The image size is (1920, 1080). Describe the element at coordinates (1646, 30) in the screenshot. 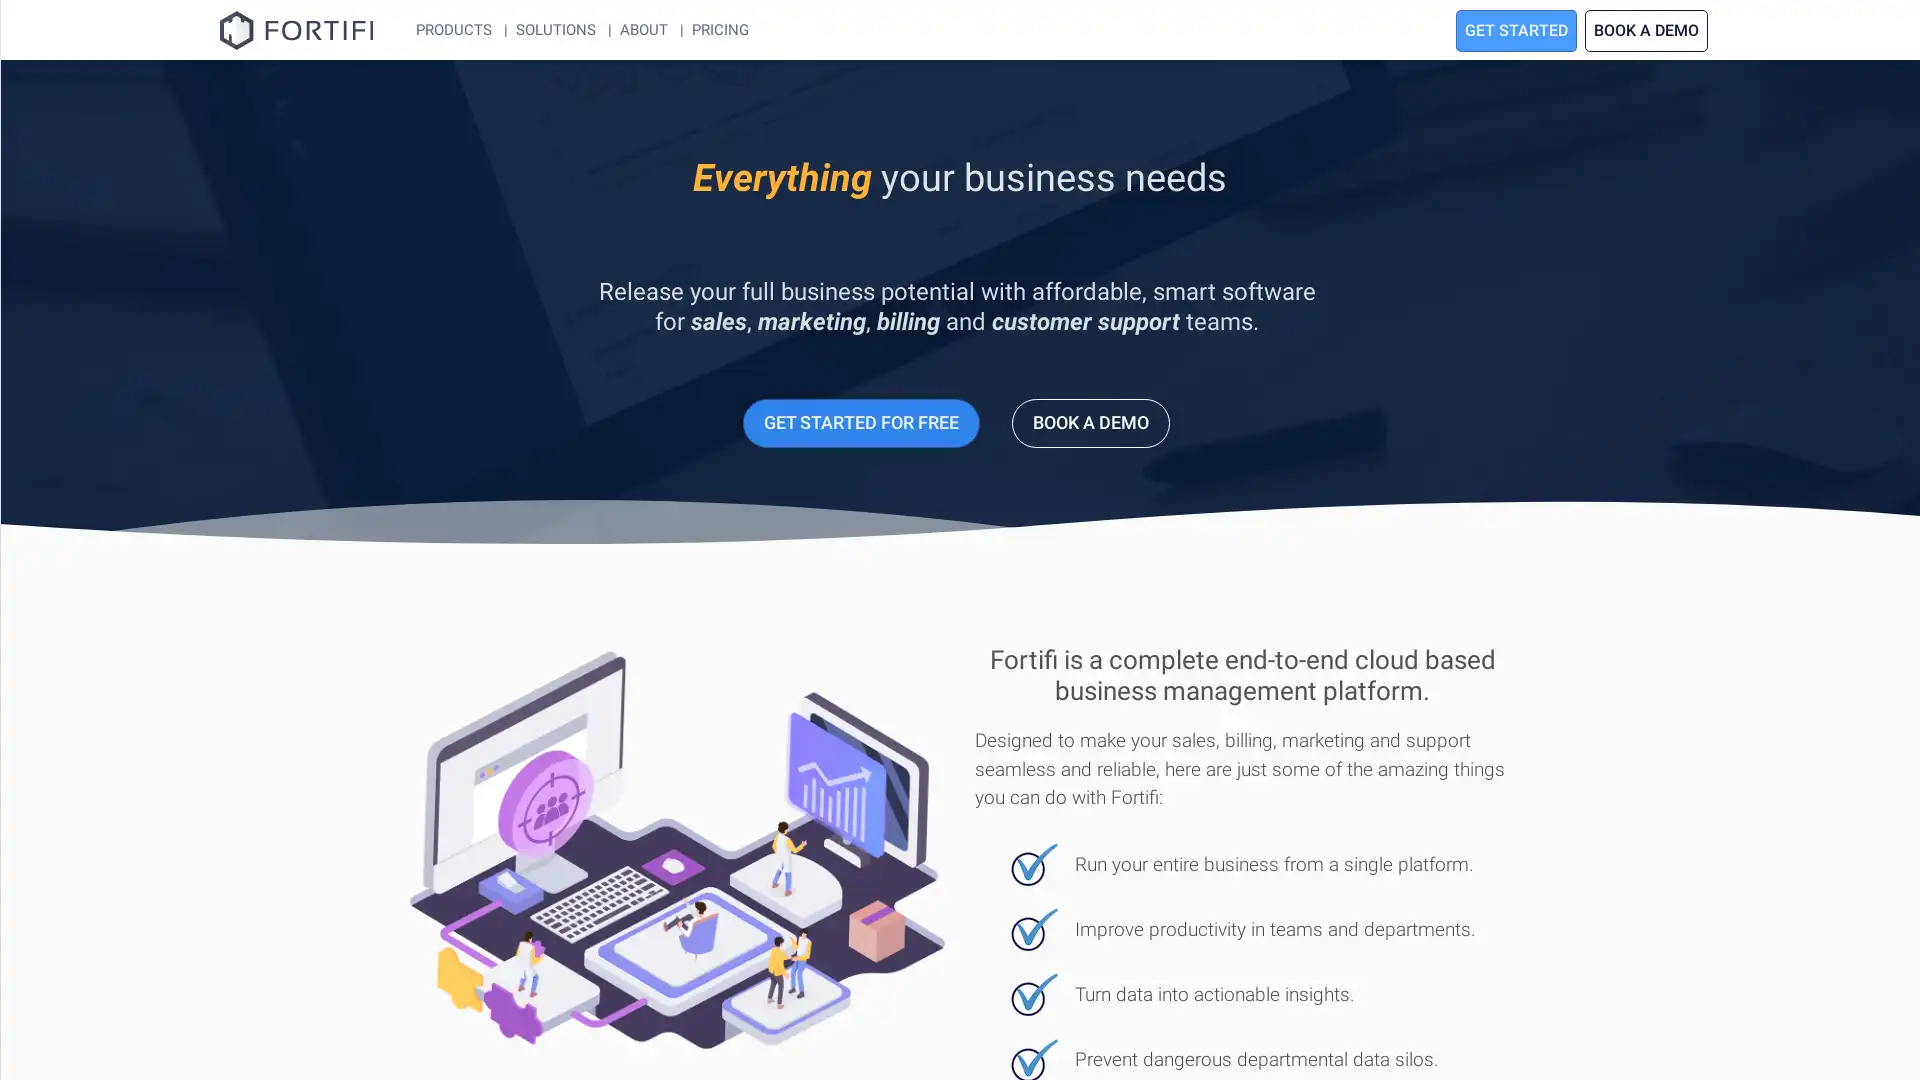

I see `BOOK A DEMO` at that location.